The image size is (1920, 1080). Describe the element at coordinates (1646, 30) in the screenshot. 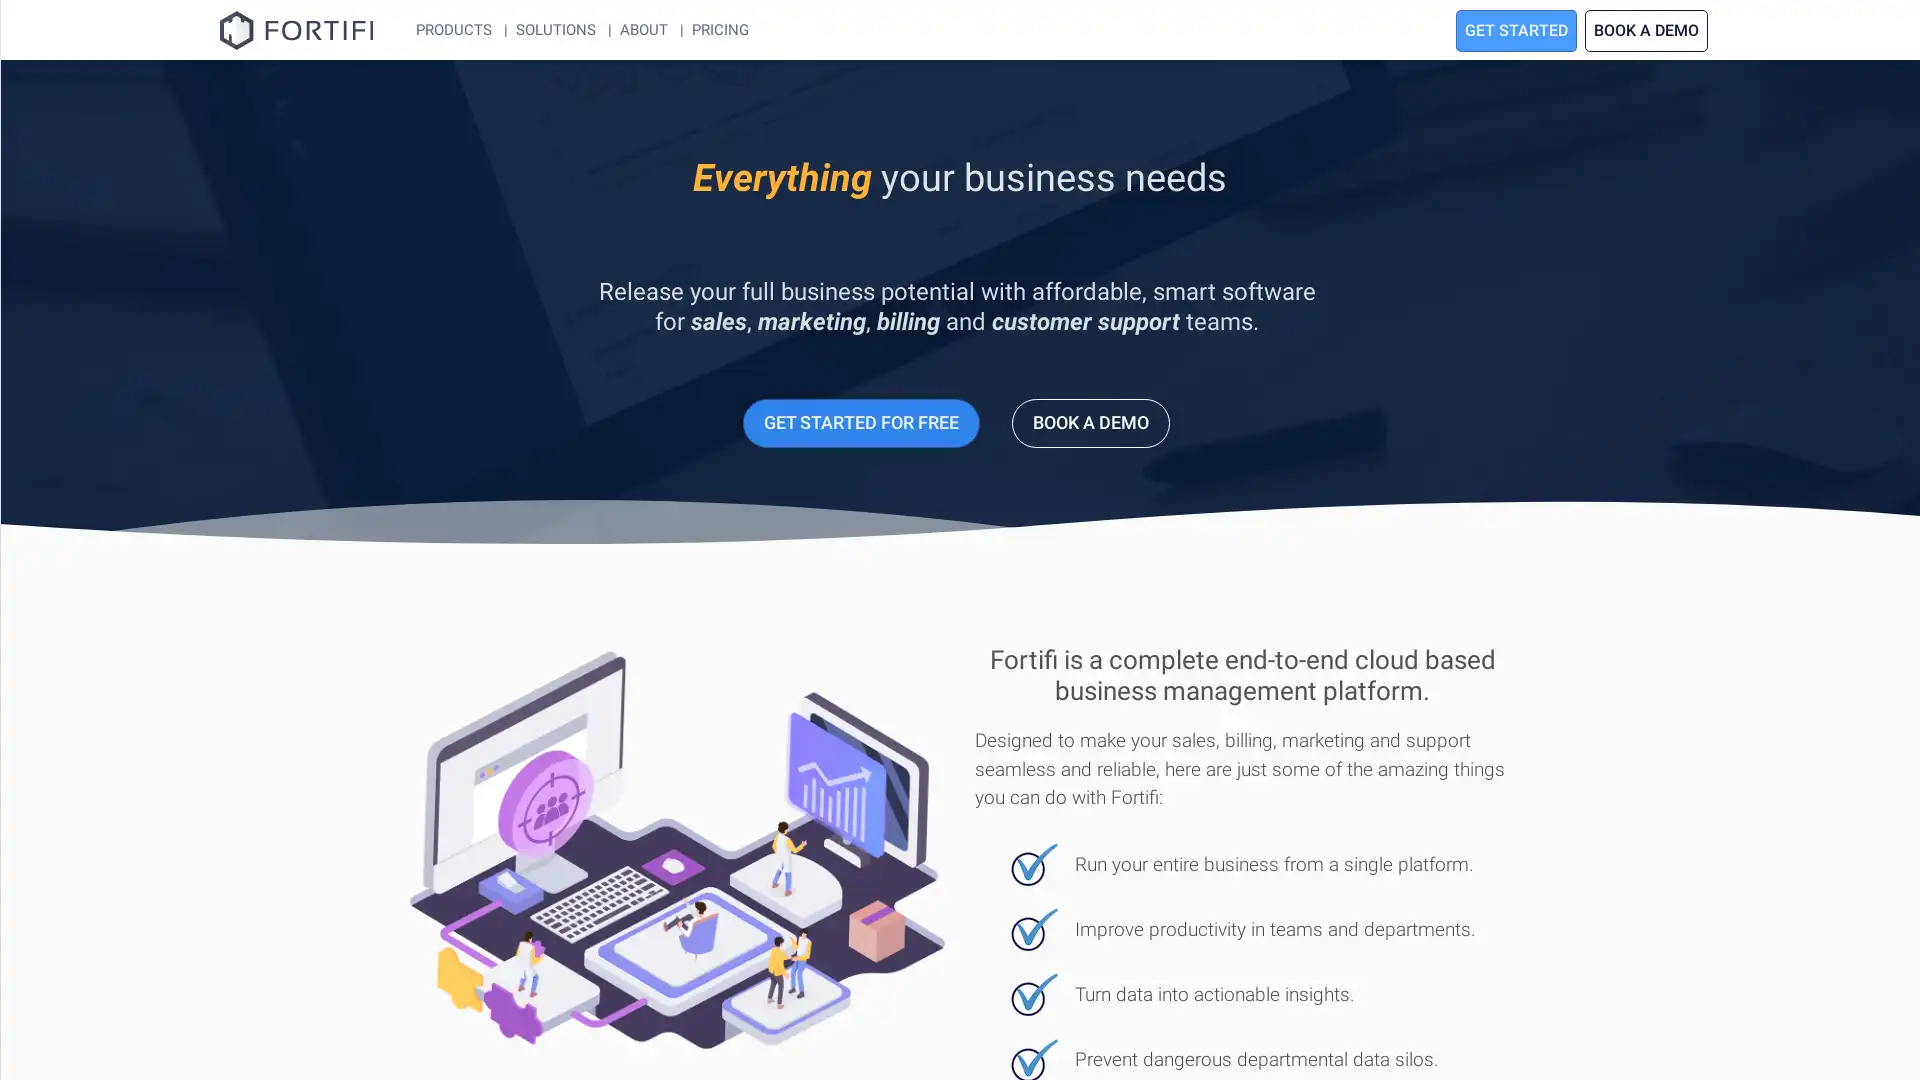

I see `BOOK A DEMO` at that location.